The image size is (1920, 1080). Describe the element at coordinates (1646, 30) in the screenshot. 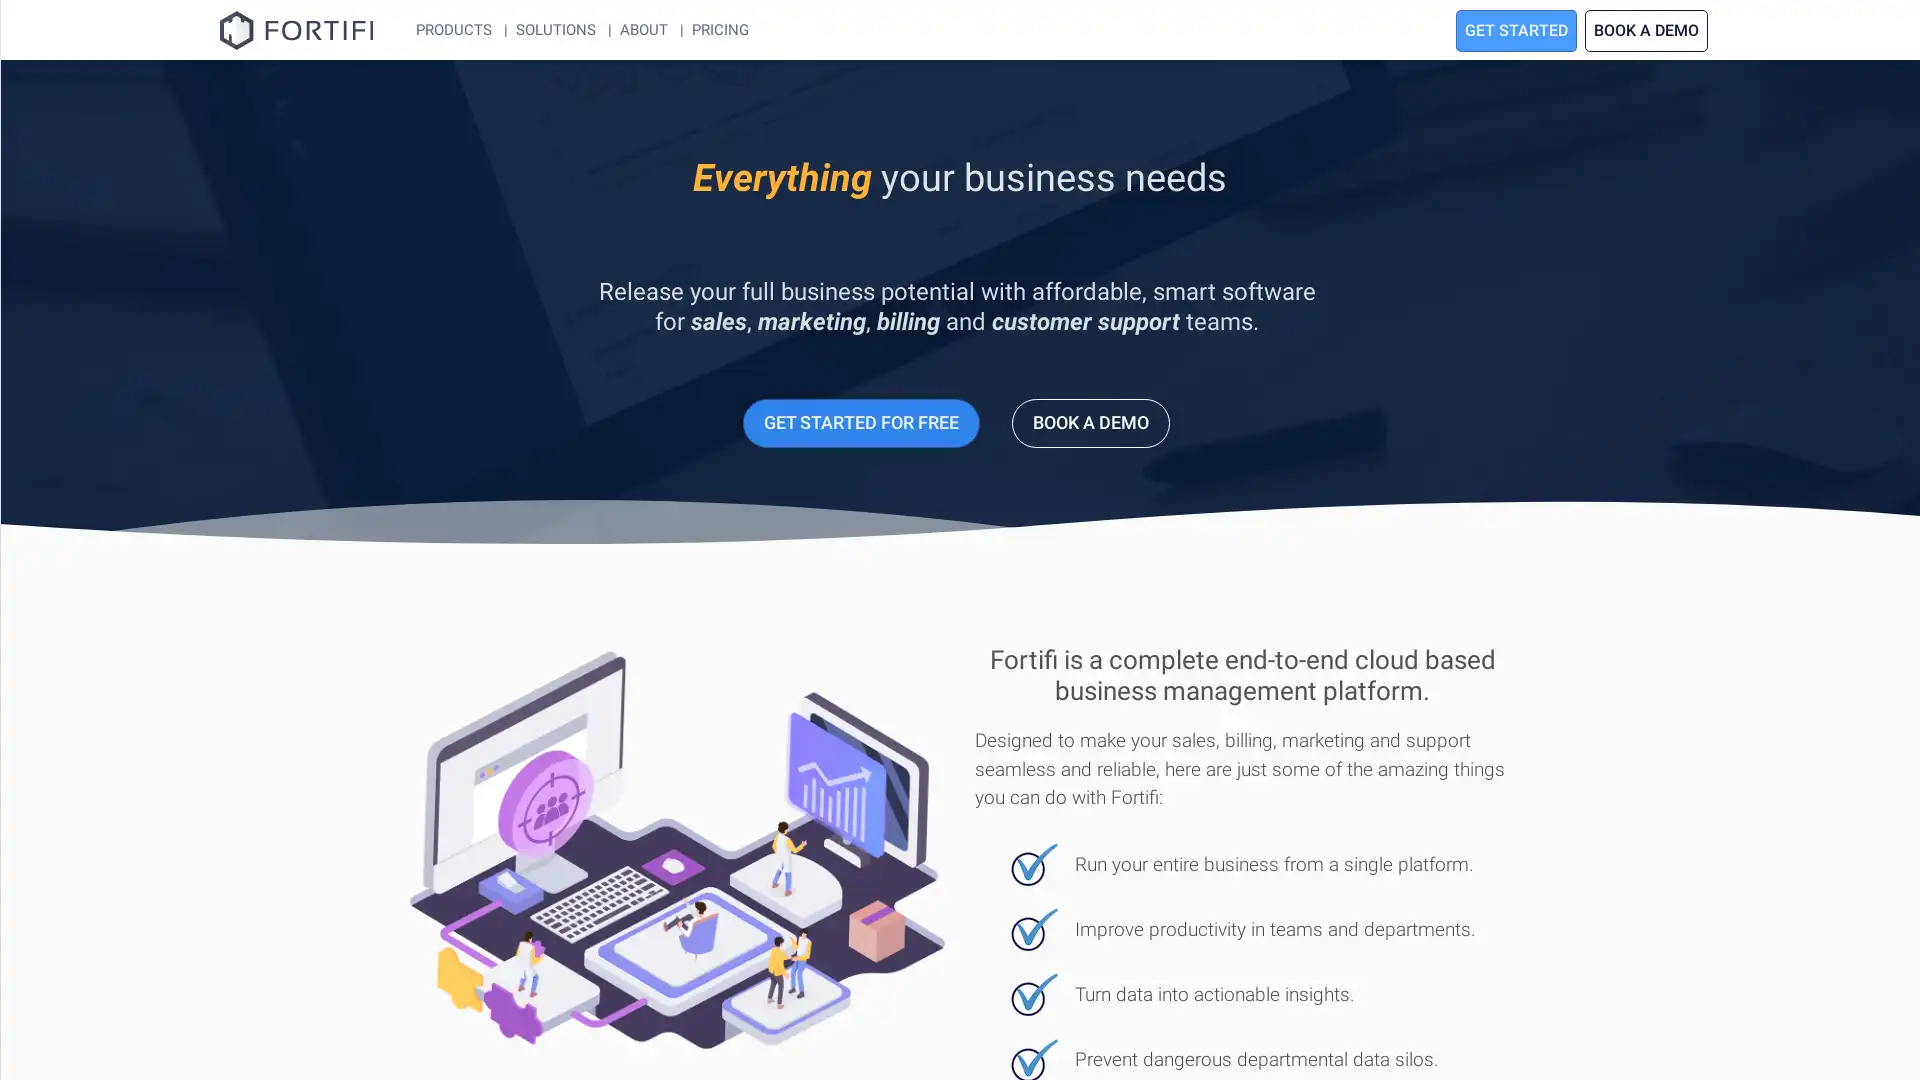

I see `BOOK A DEMO` at that location.